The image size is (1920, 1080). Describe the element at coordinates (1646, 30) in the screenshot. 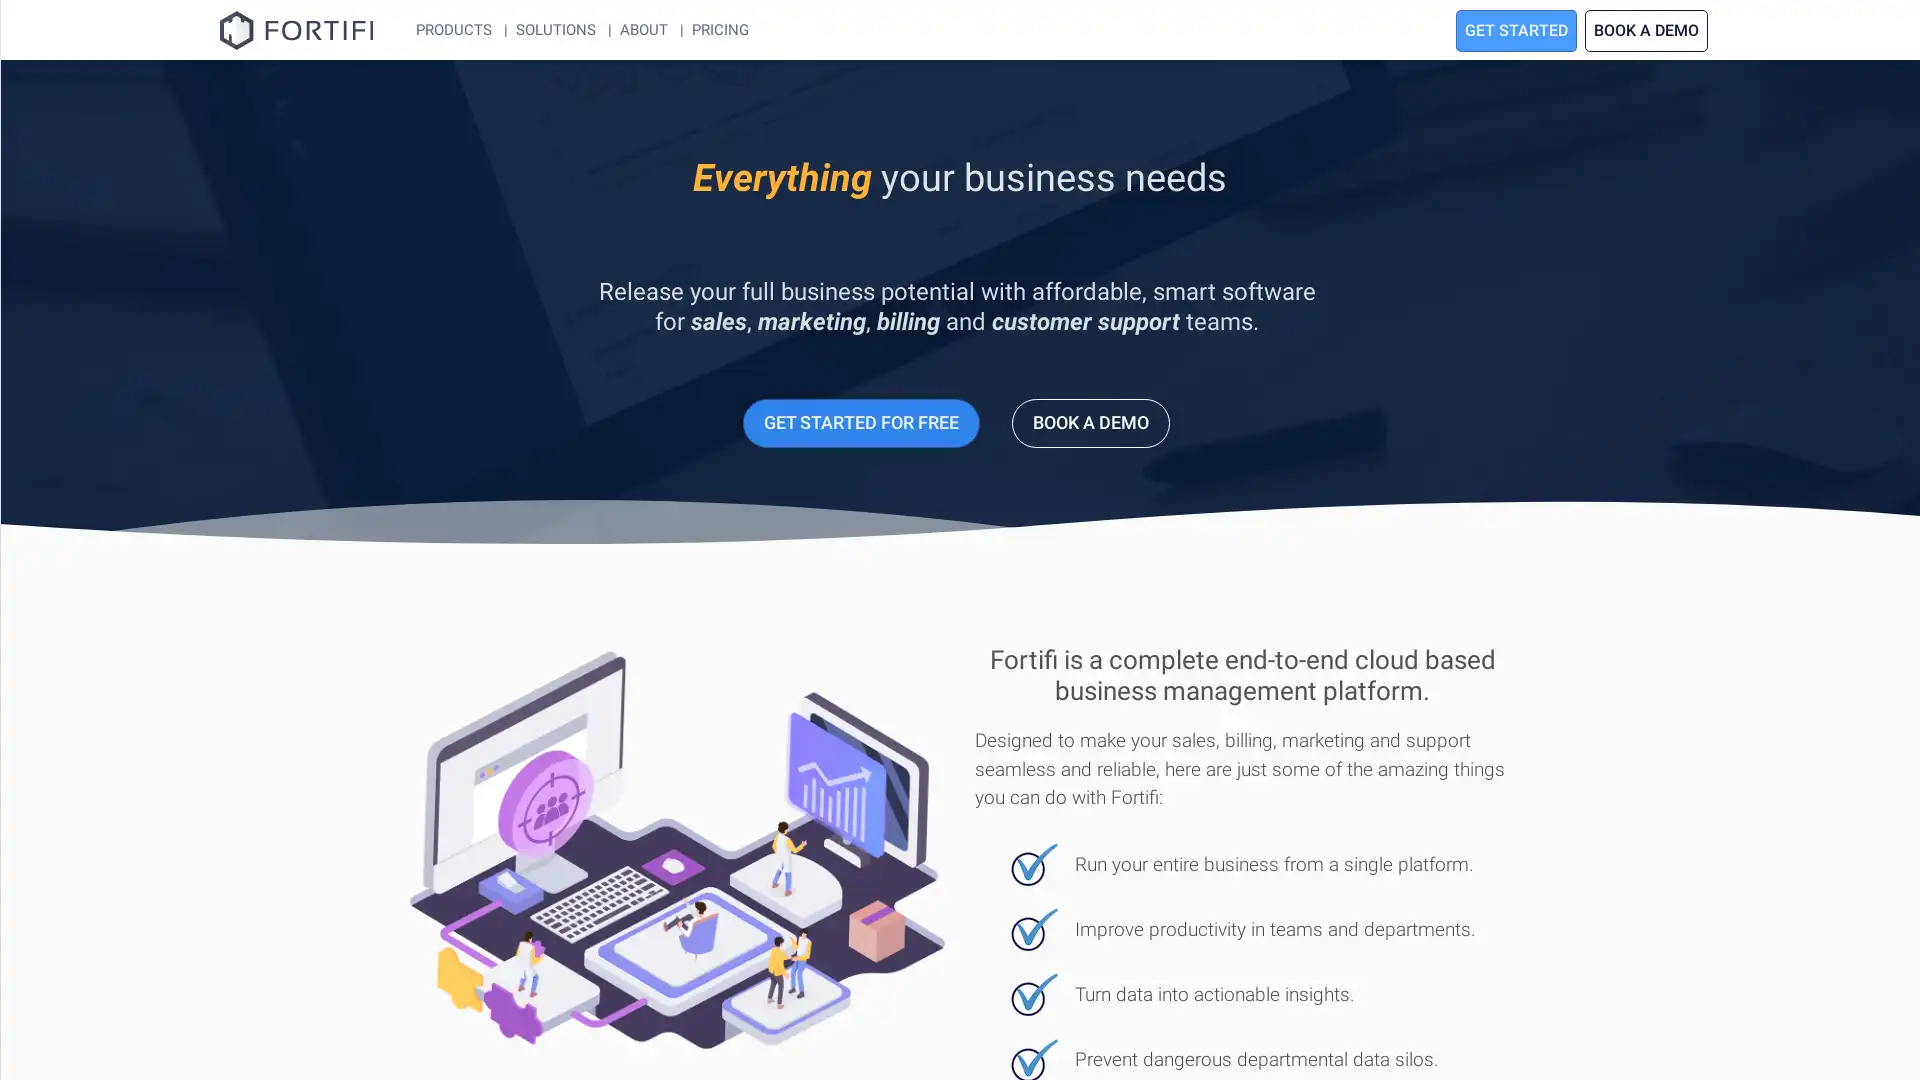

I see `BOOK A DEMO` at that location.